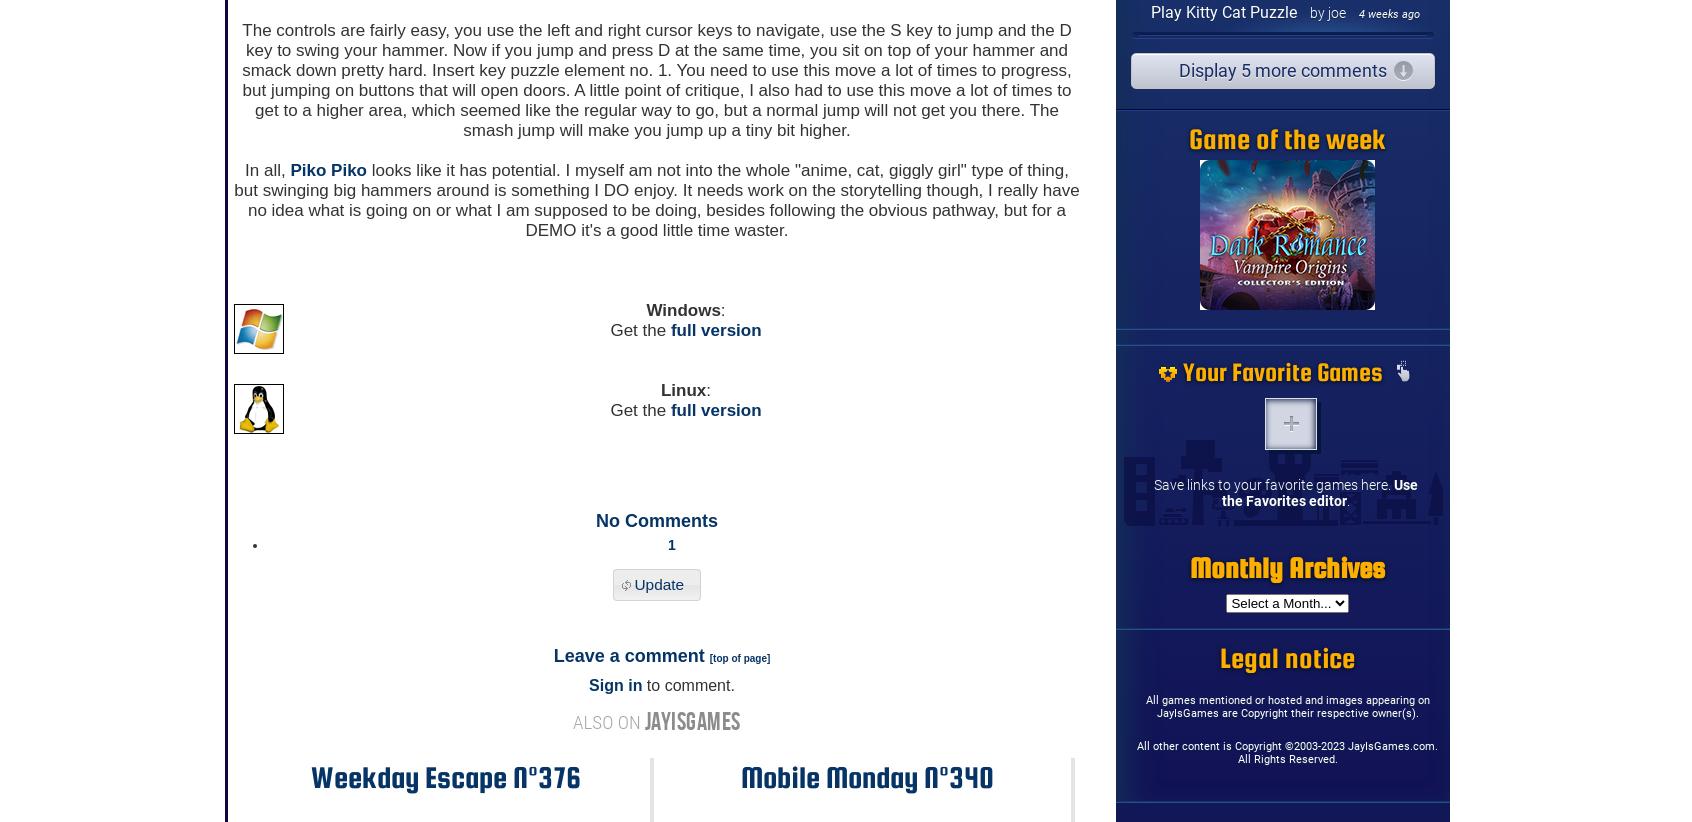  I want to click on '.', so click(1348, 499).